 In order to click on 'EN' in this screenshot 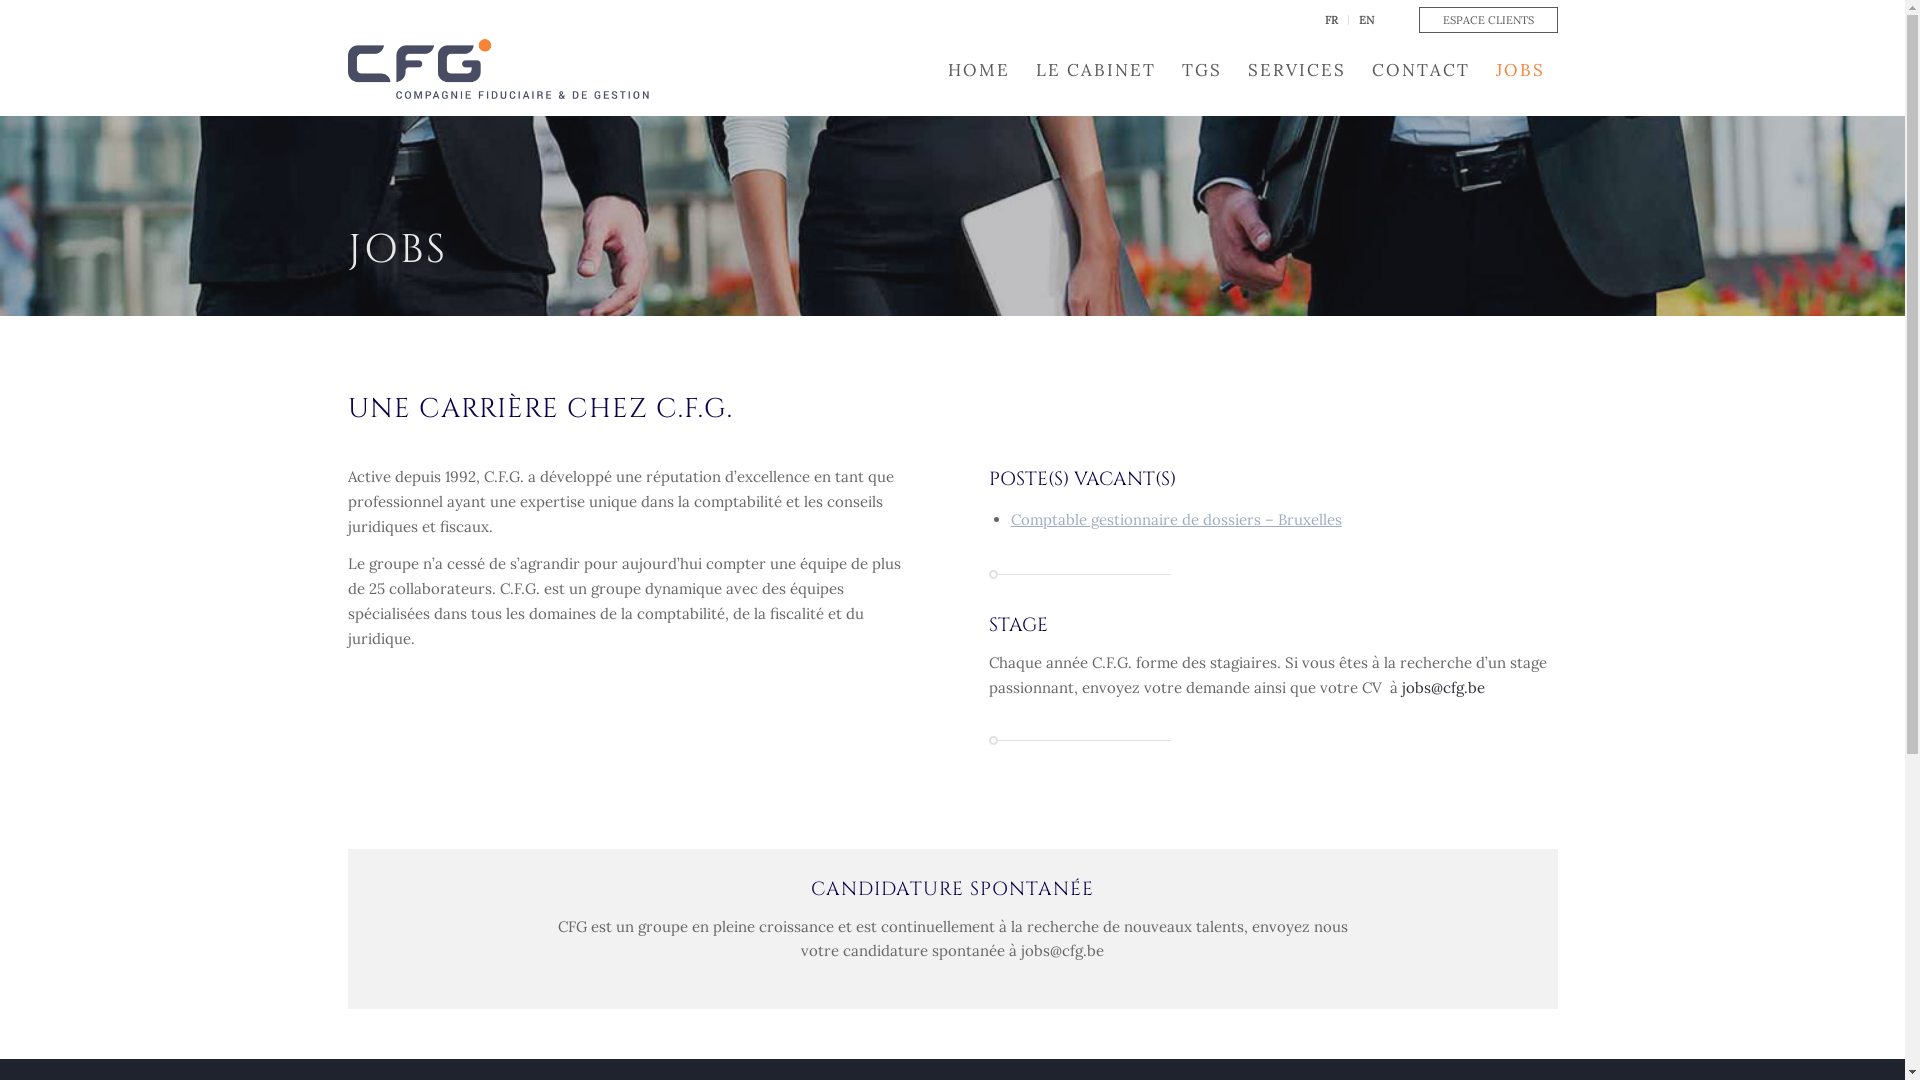, I will do `click(1364, 19)`.